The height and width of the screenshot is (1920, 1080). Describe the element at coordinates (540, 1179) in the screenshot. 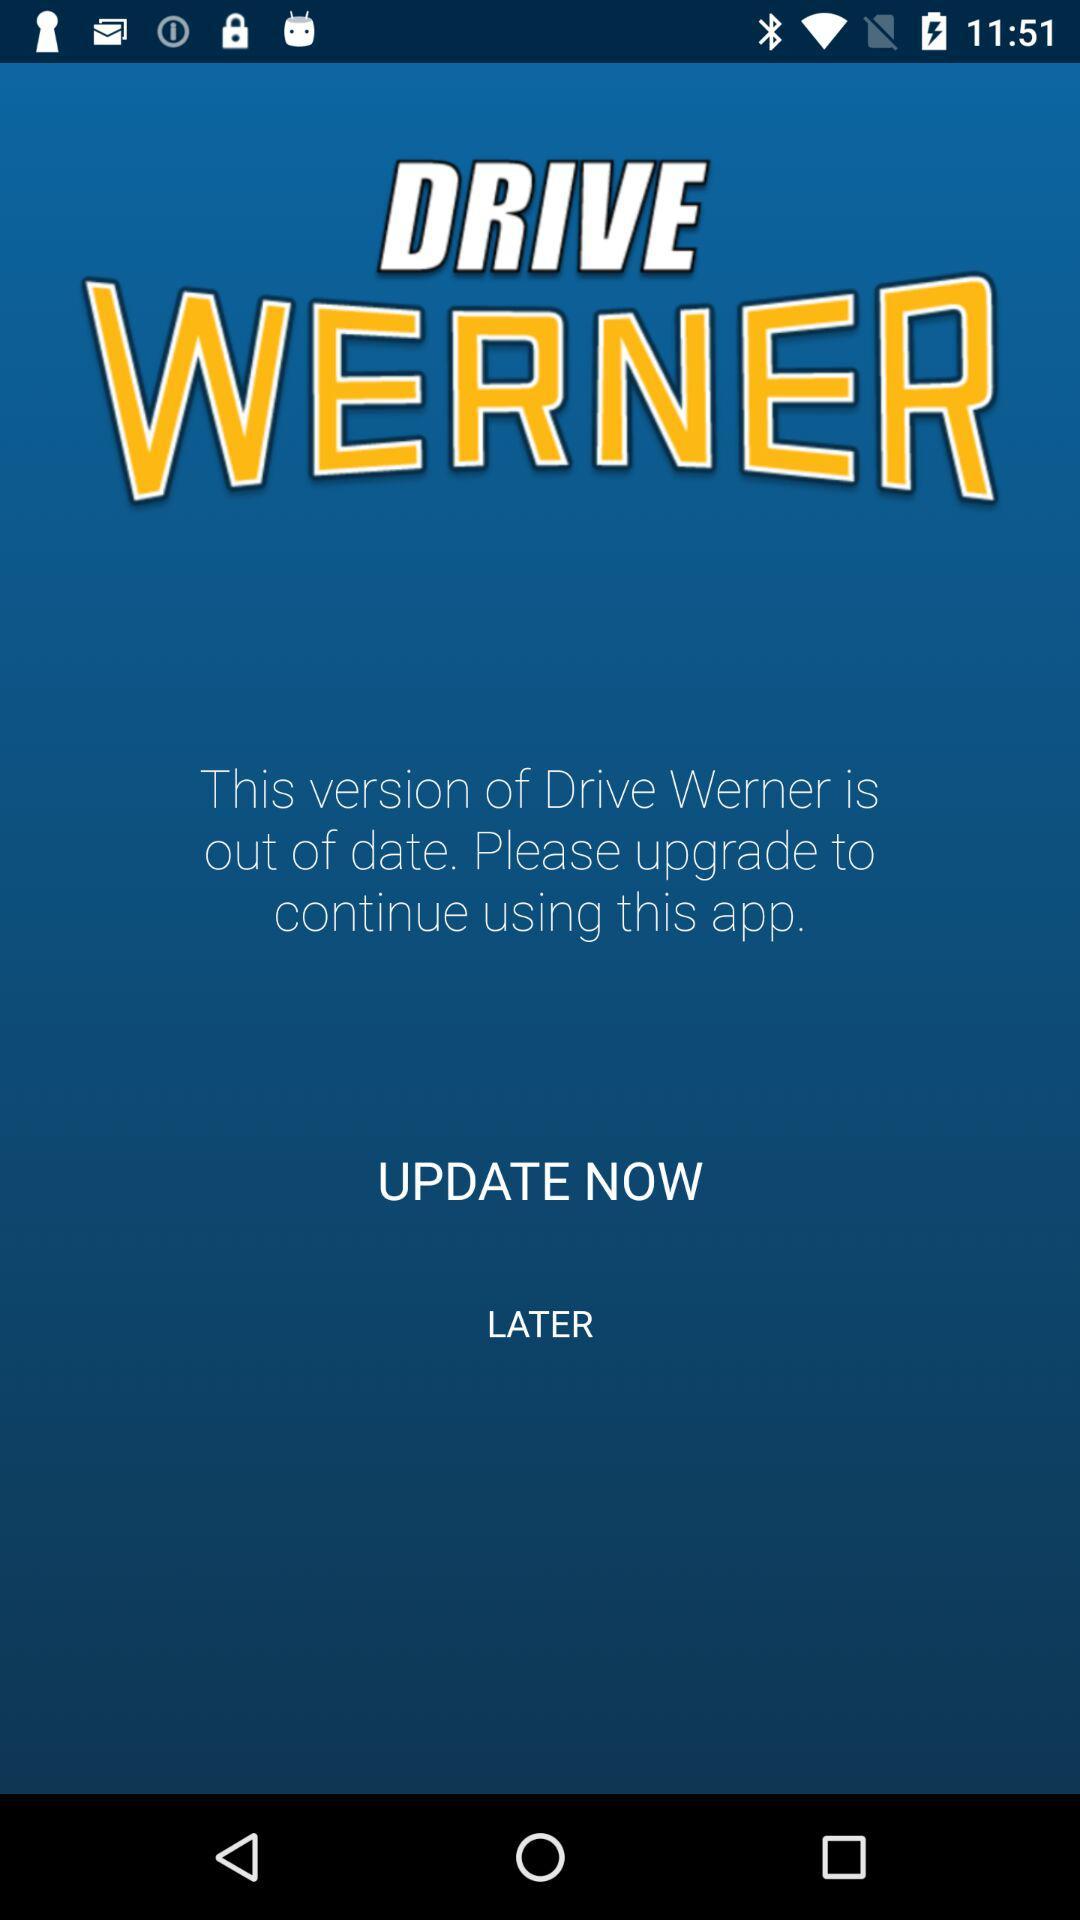

I see `update now` at that location.